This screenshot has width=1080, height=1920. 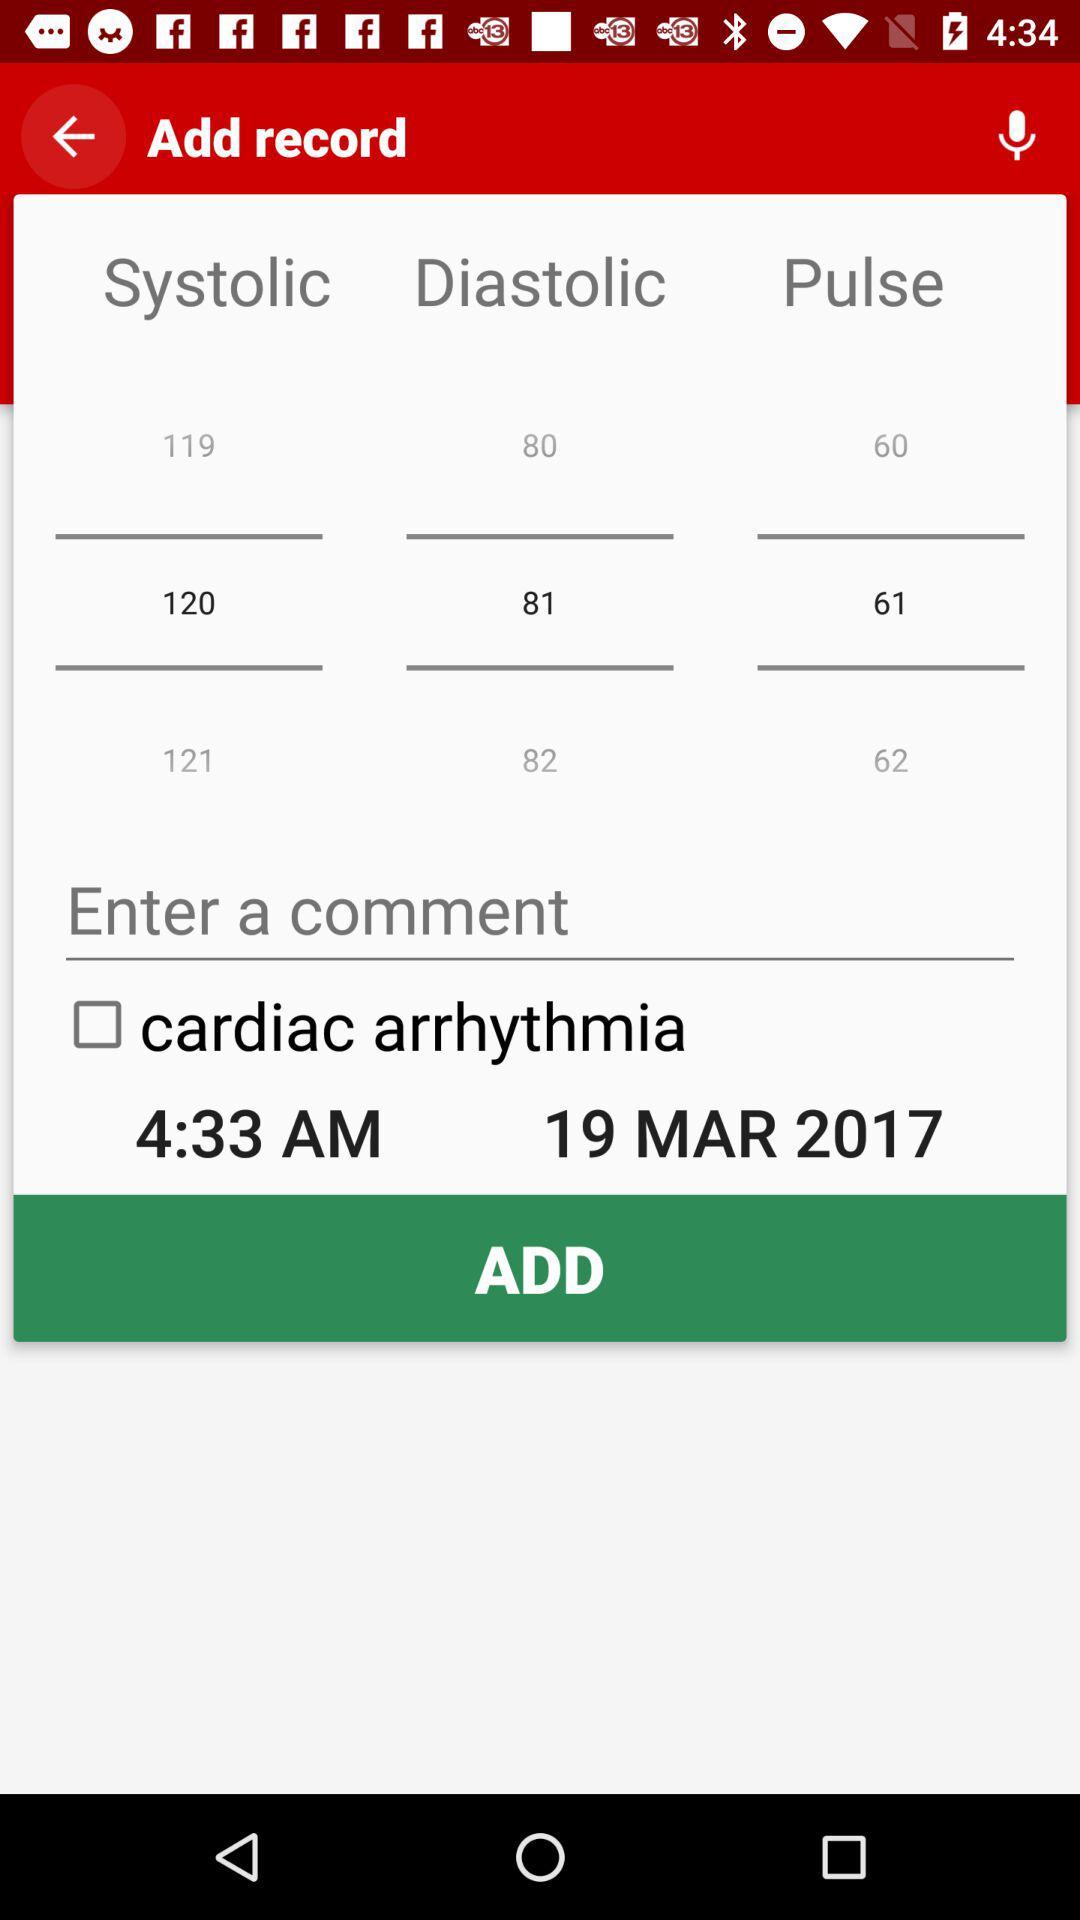 What do you see at coordinates (540, 908) in the screenshot?
I see `comment box` at bounding box center [540, 908].